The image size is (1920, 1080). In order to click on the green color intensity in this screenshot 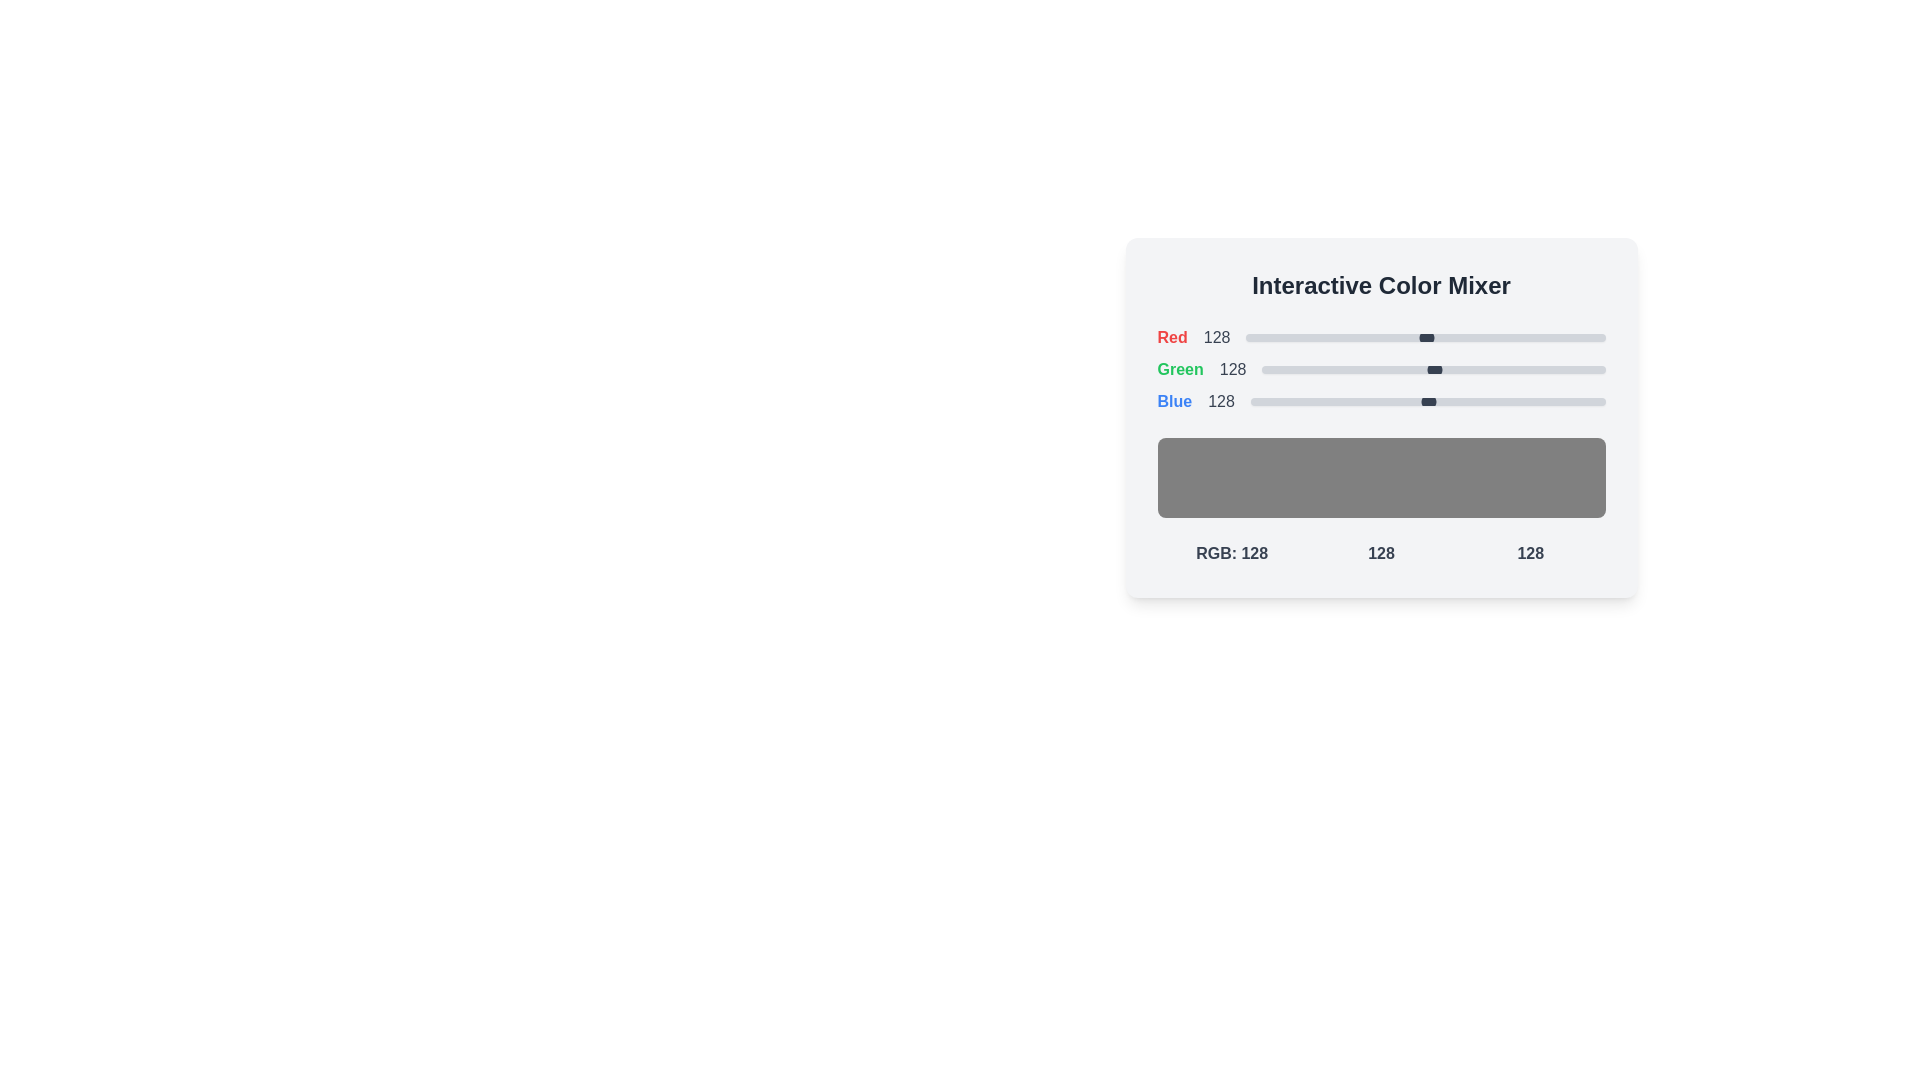, I will do `click(1345, 370)`.